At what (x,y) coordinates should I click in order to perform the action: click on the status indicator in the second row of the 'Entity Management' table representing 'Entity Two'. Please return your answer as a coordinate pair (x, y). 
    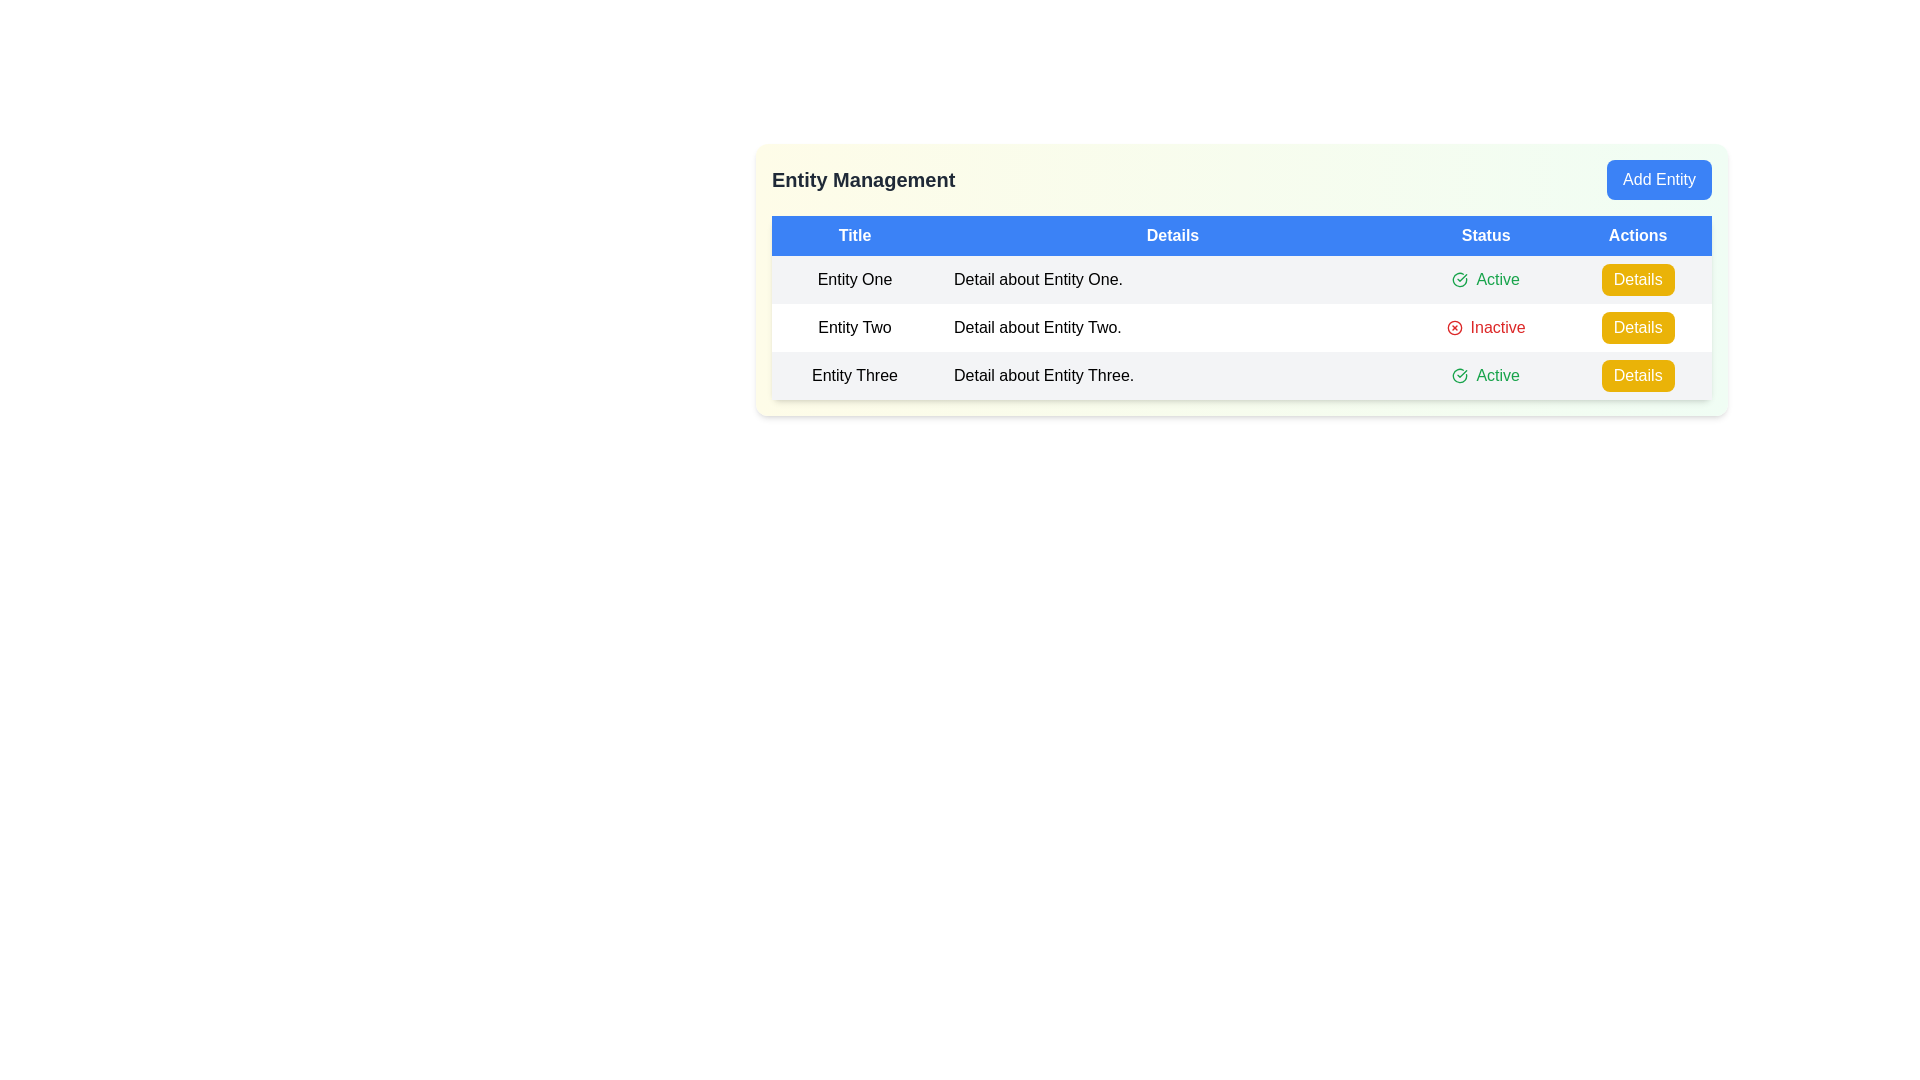
    Looking at the image, I should click on (1241, 326).